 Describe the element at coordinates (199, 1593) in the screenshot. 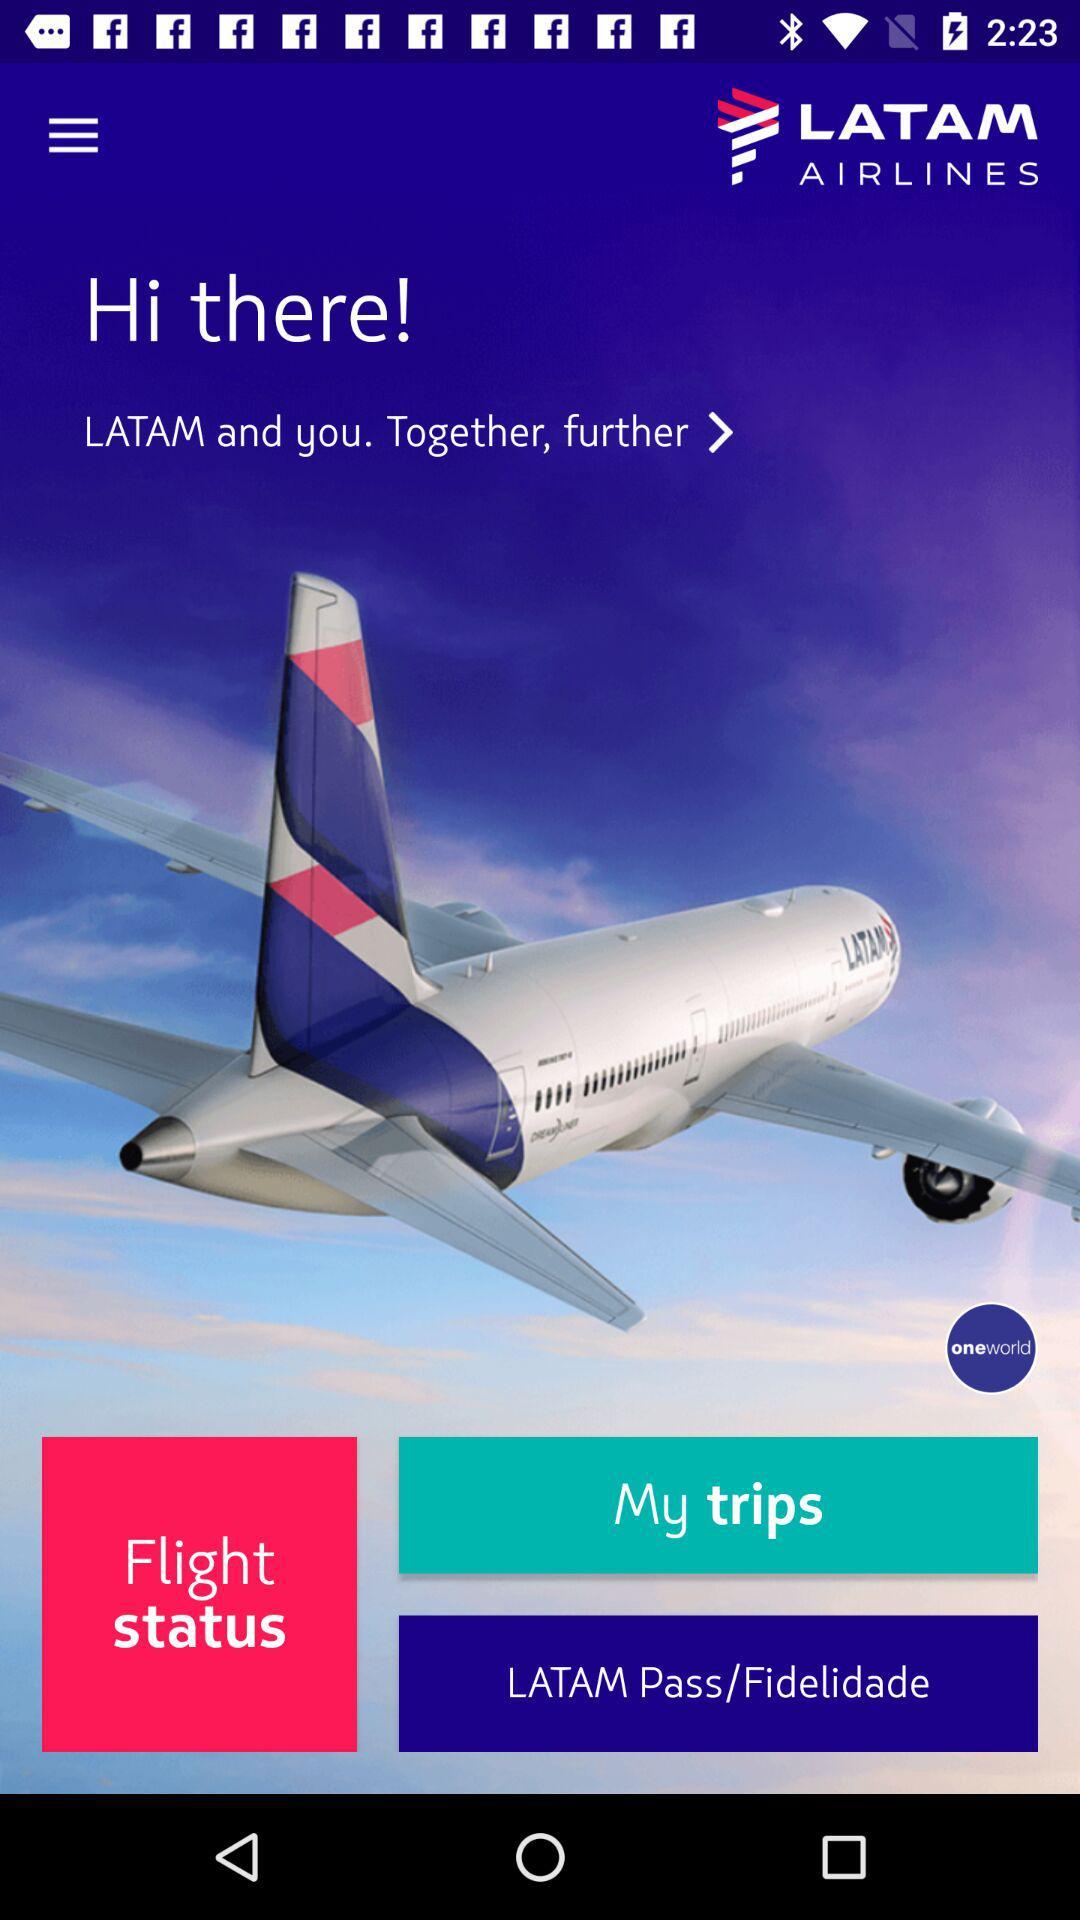

I see `the icon at the bottom left corner` at that location.